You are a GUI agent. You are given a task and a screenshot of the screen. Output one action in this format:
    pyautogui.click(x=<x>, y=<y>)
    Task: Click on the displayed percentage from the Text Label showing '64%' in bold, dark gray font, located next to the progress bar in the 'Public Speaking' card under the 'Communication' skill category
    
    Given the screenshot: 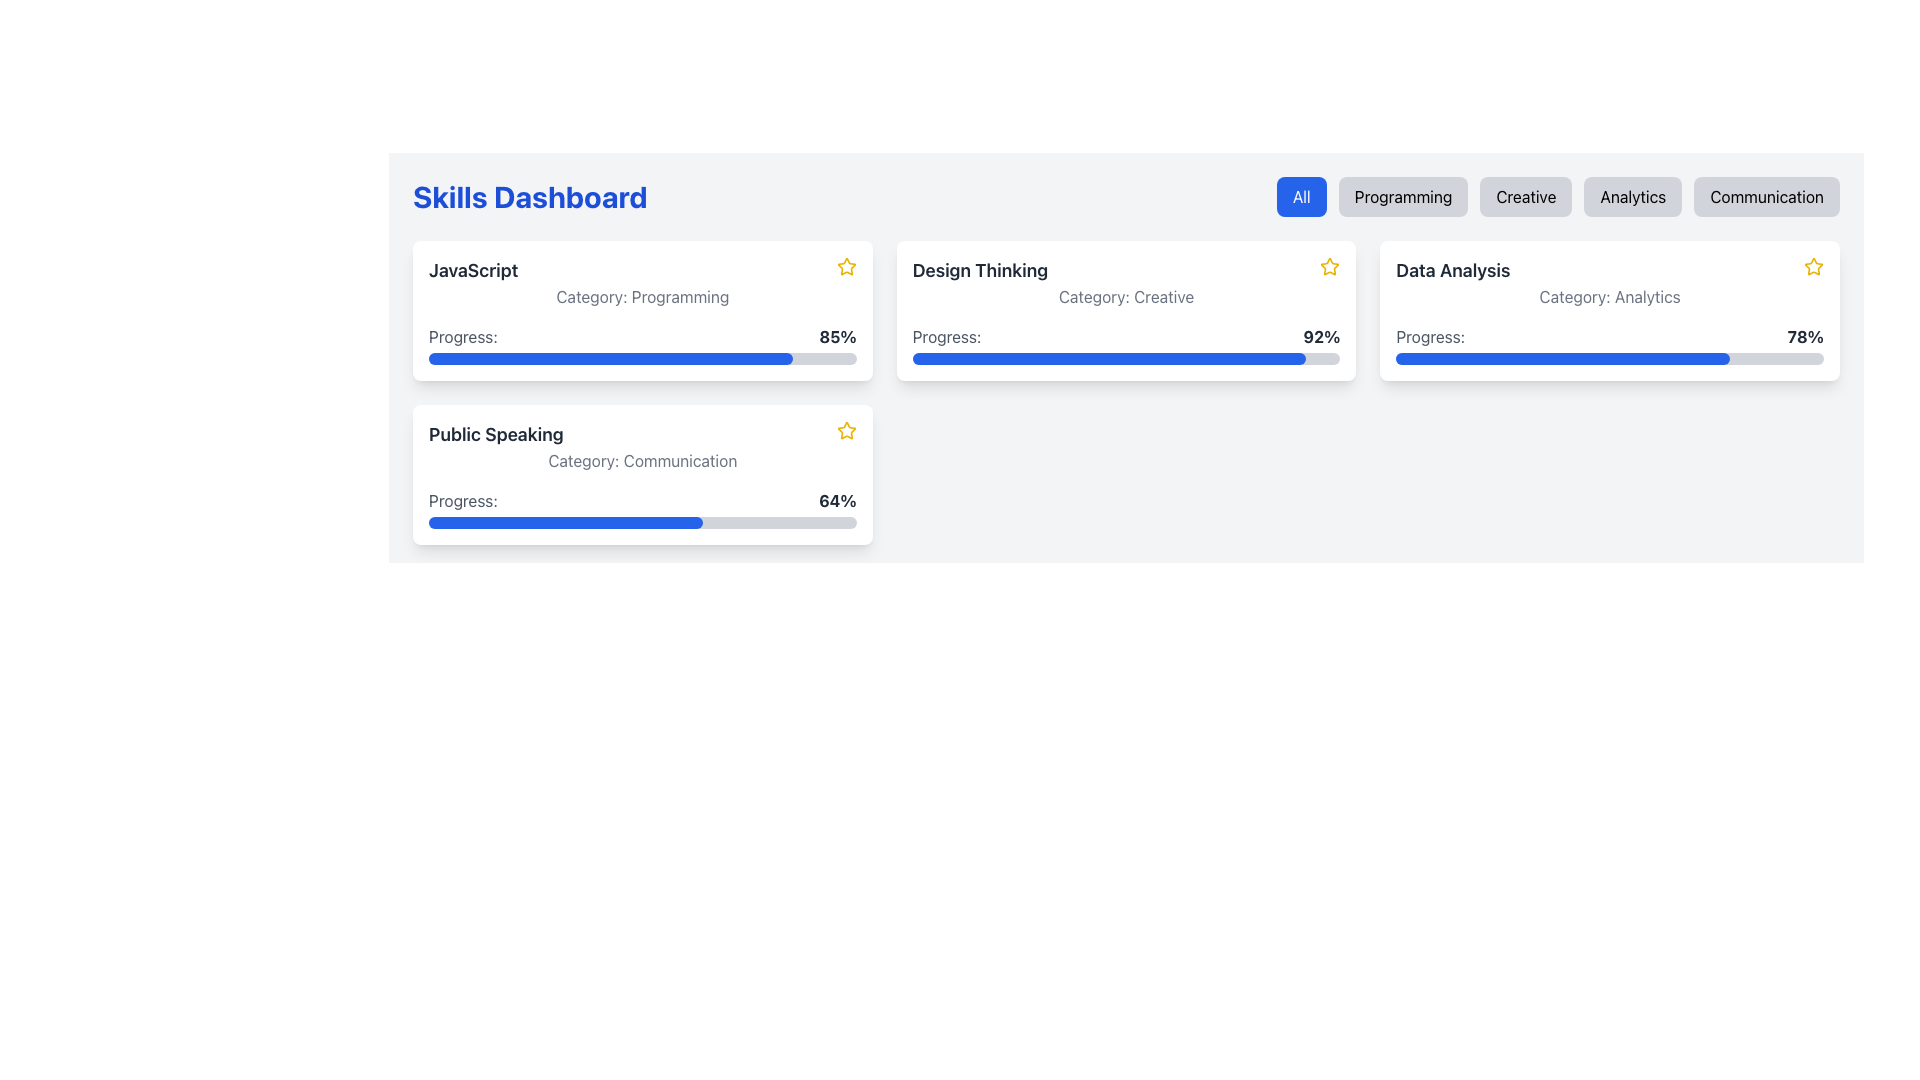 What is the action you would take?
    pyautogui.click(x=837, y=500)
    